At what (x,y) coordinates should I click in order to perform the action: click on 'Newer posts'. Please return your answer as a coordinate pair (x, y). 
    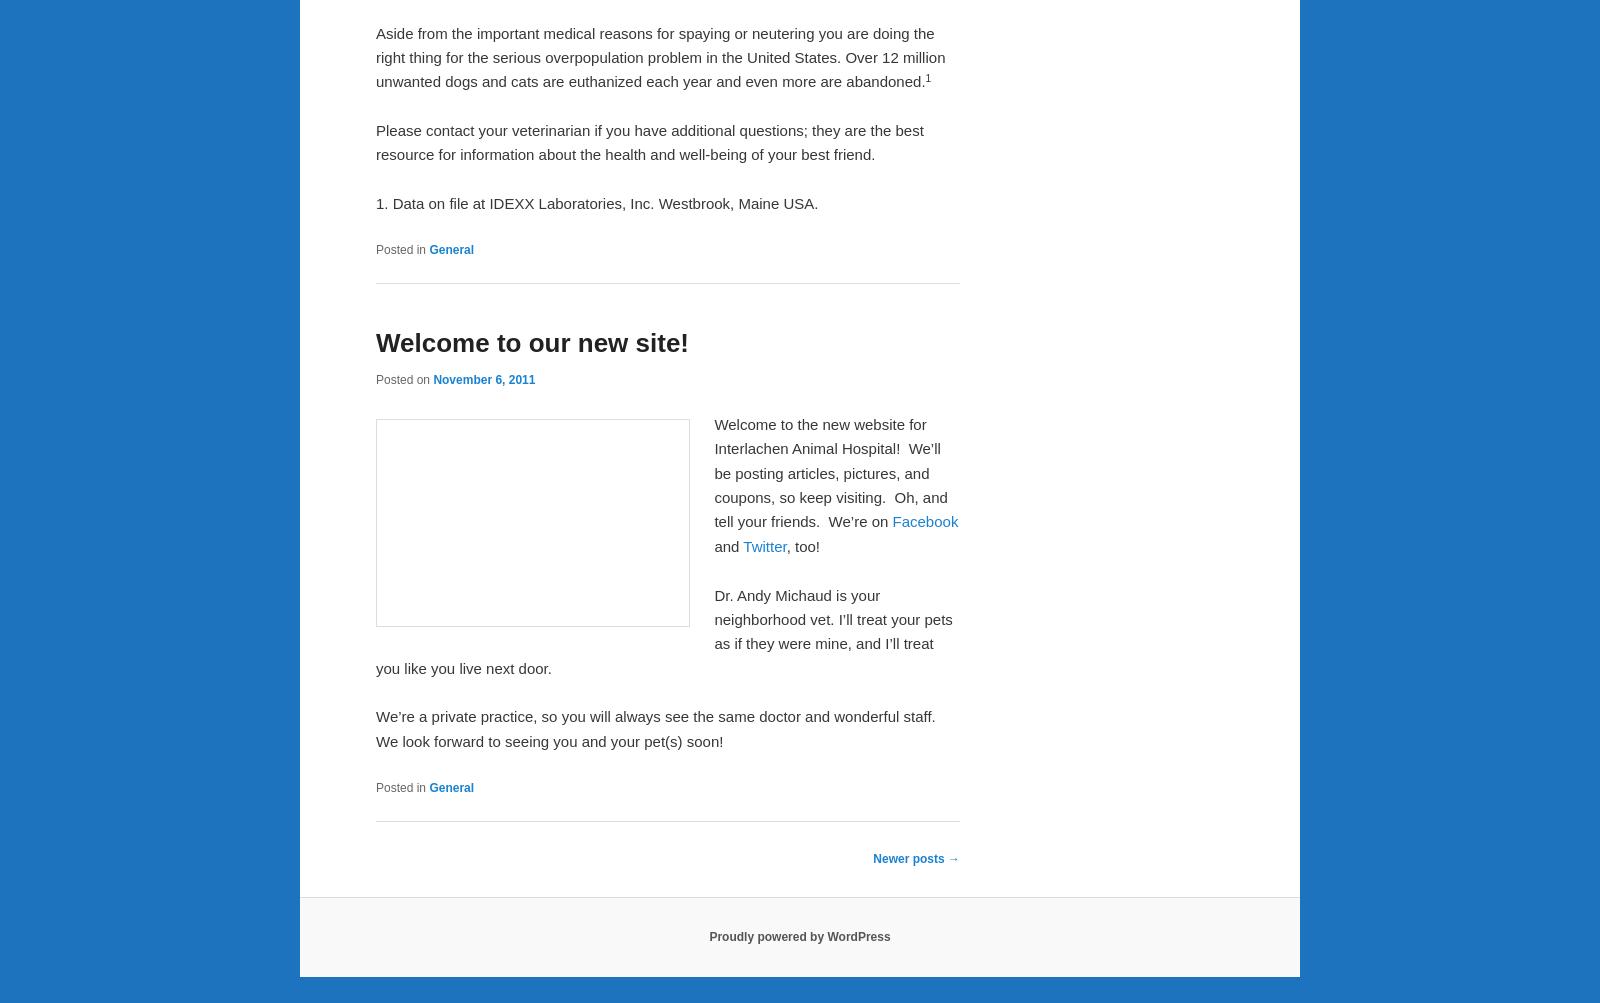
    Looking at the image, I should click on (909, 858).